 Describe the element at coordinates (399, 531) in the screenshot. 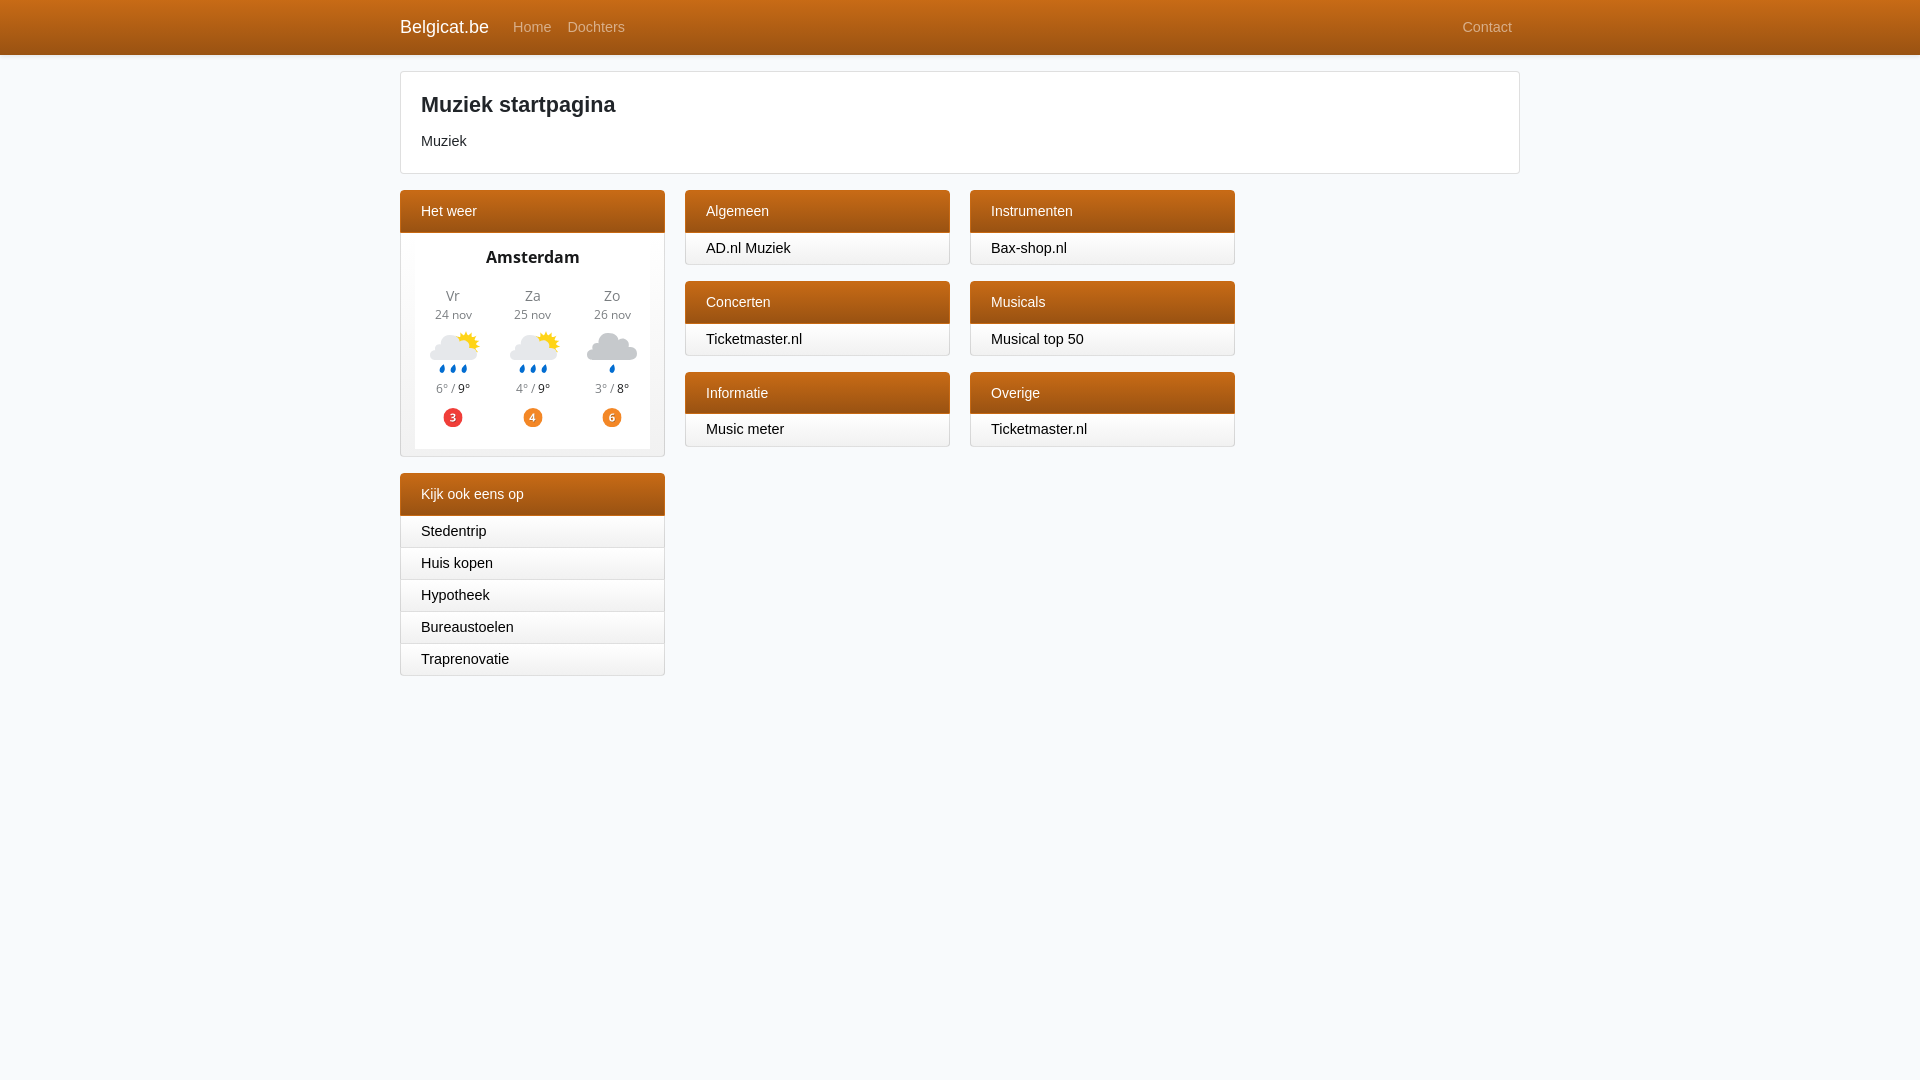

I see `'Stedentrip'` at that location.